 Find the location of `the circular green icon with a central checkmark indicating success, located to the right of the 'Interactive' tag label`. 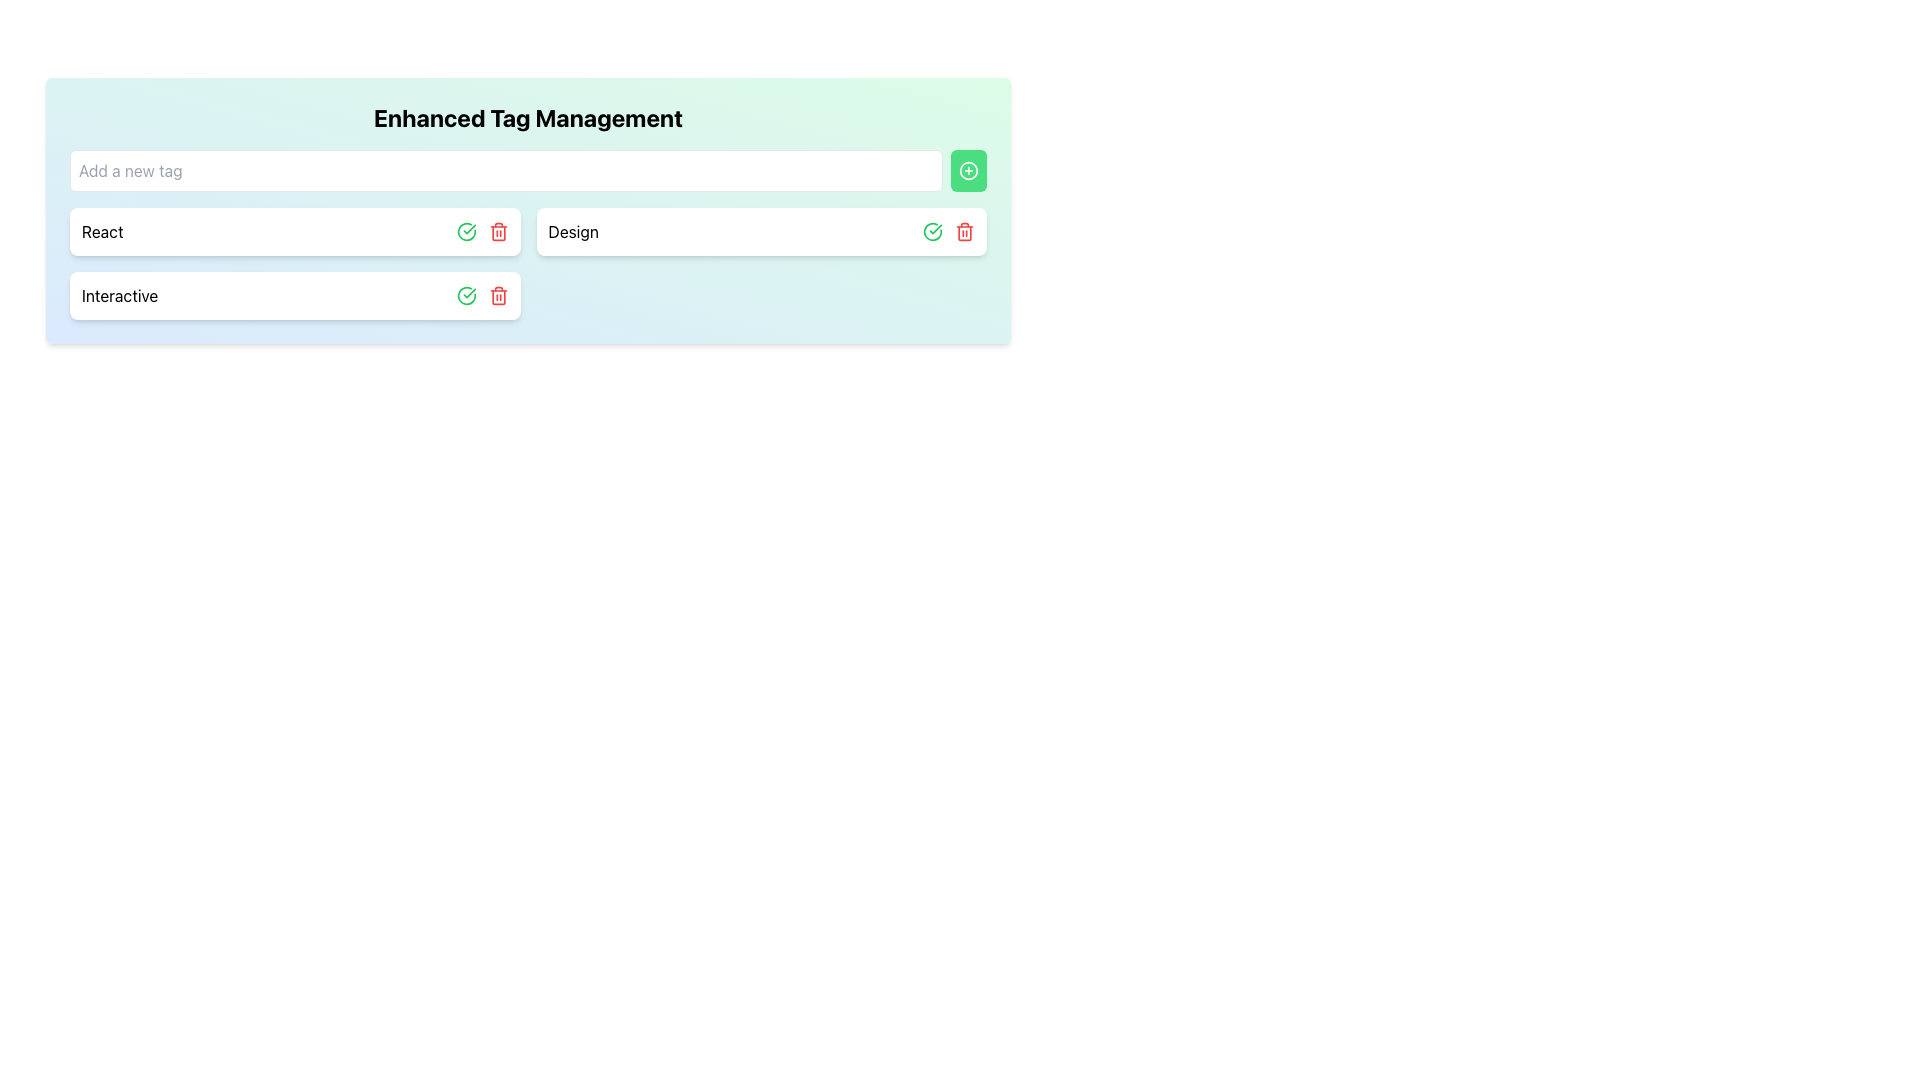

the circular green icon with a central checkmark indicating success, located to the right of the 'Interactive' tag label is located at coordinates (465, 230).